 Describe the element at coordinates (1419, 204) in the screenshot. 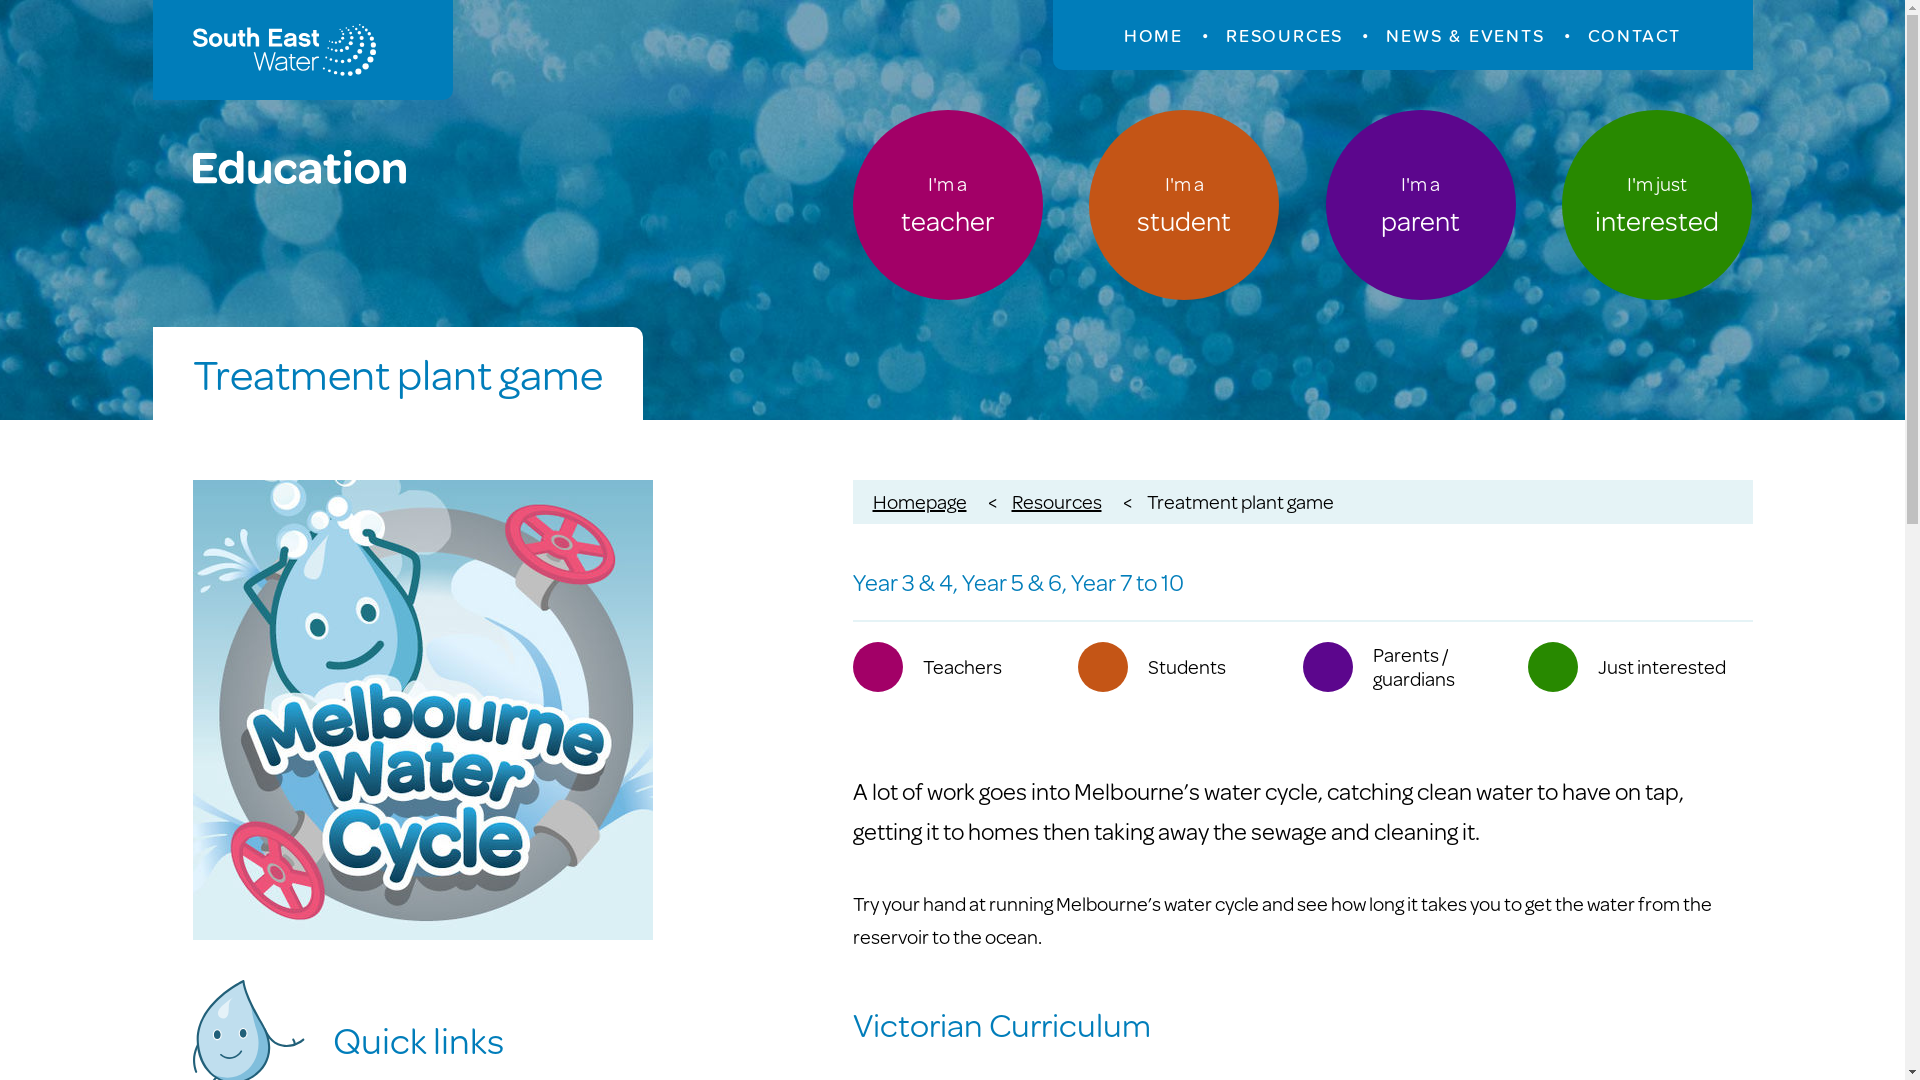

I see `'I'm a` at that location.